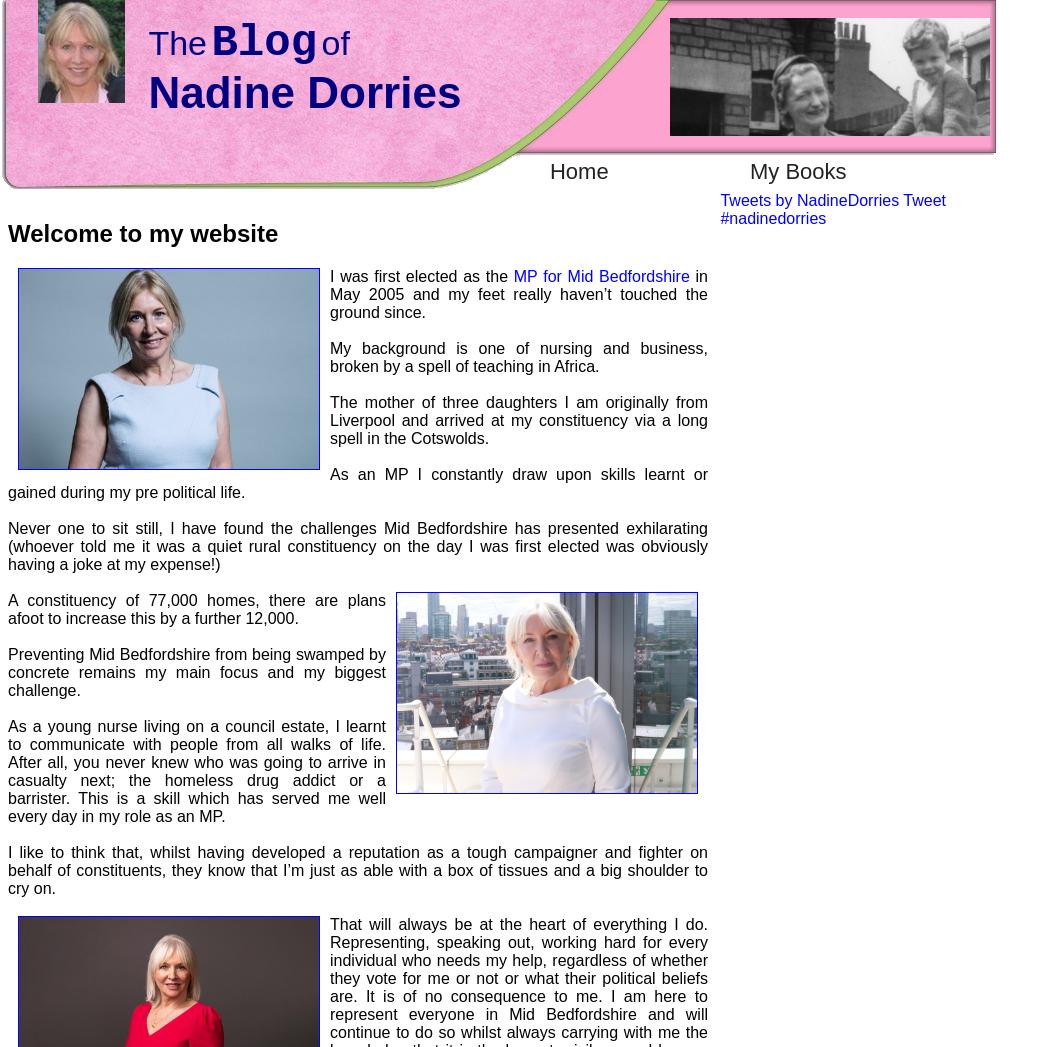 This screenshot has height=1047, width=1055. I want to click on 'Welcome to my website', so click(142, 231).